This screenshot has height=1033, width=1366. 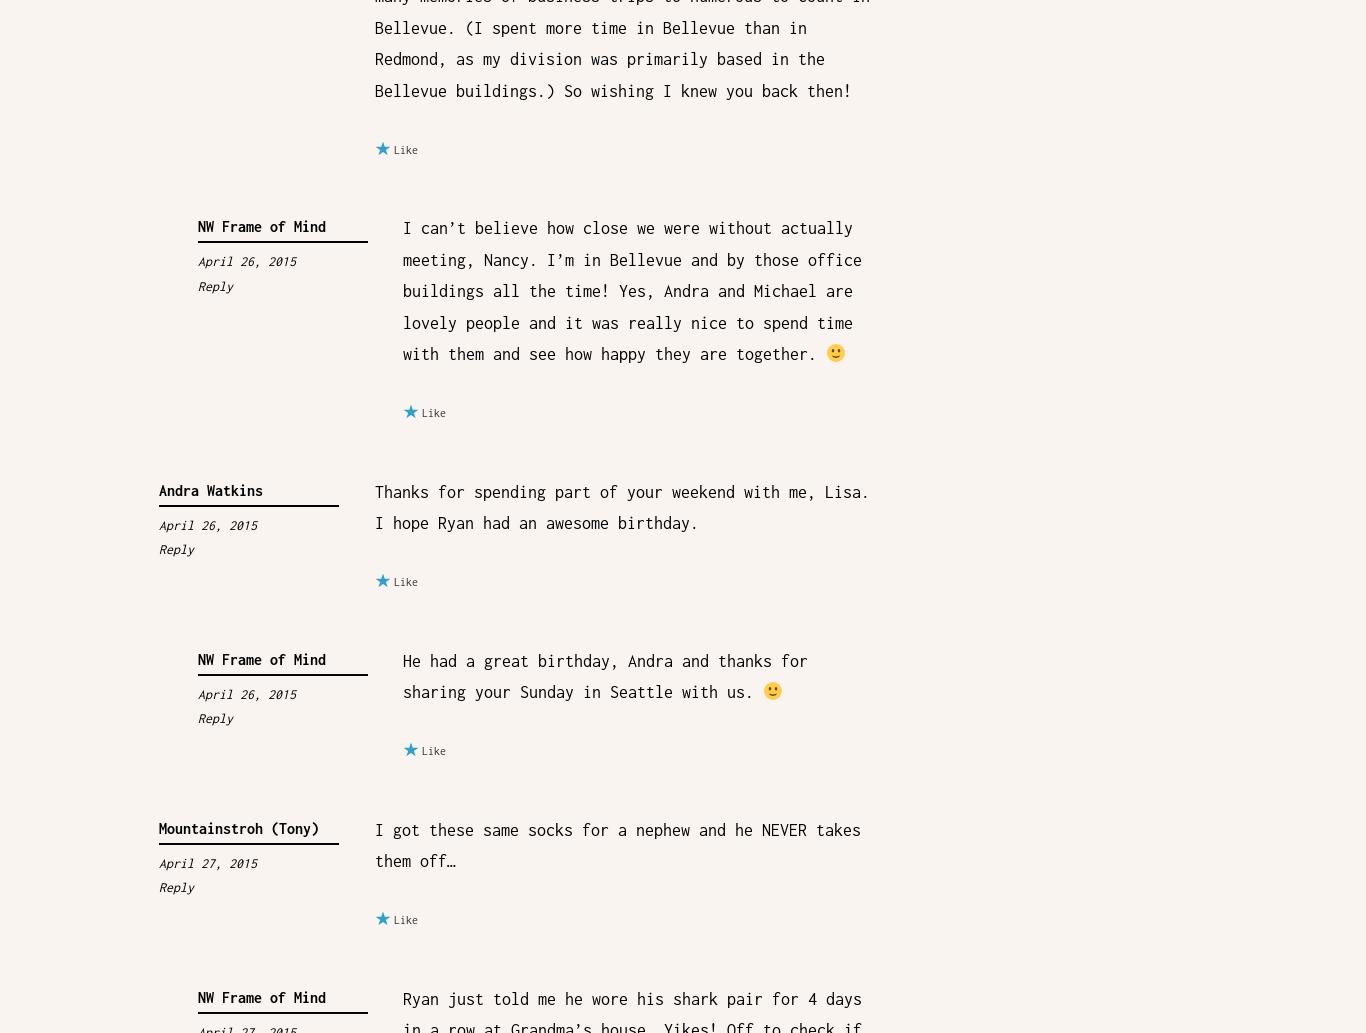 What do you see at coordinates (630, 289) in the screenshot?
I see `'I can’t believe how close we were without actually meeting, Nancy. I’m in Bellevue and by those office buildings all the time!  Yes, Andra and Michael are lovely people and it was really nice to spend time with them and see how happy they are together.'` at bounding box center [630, 289].